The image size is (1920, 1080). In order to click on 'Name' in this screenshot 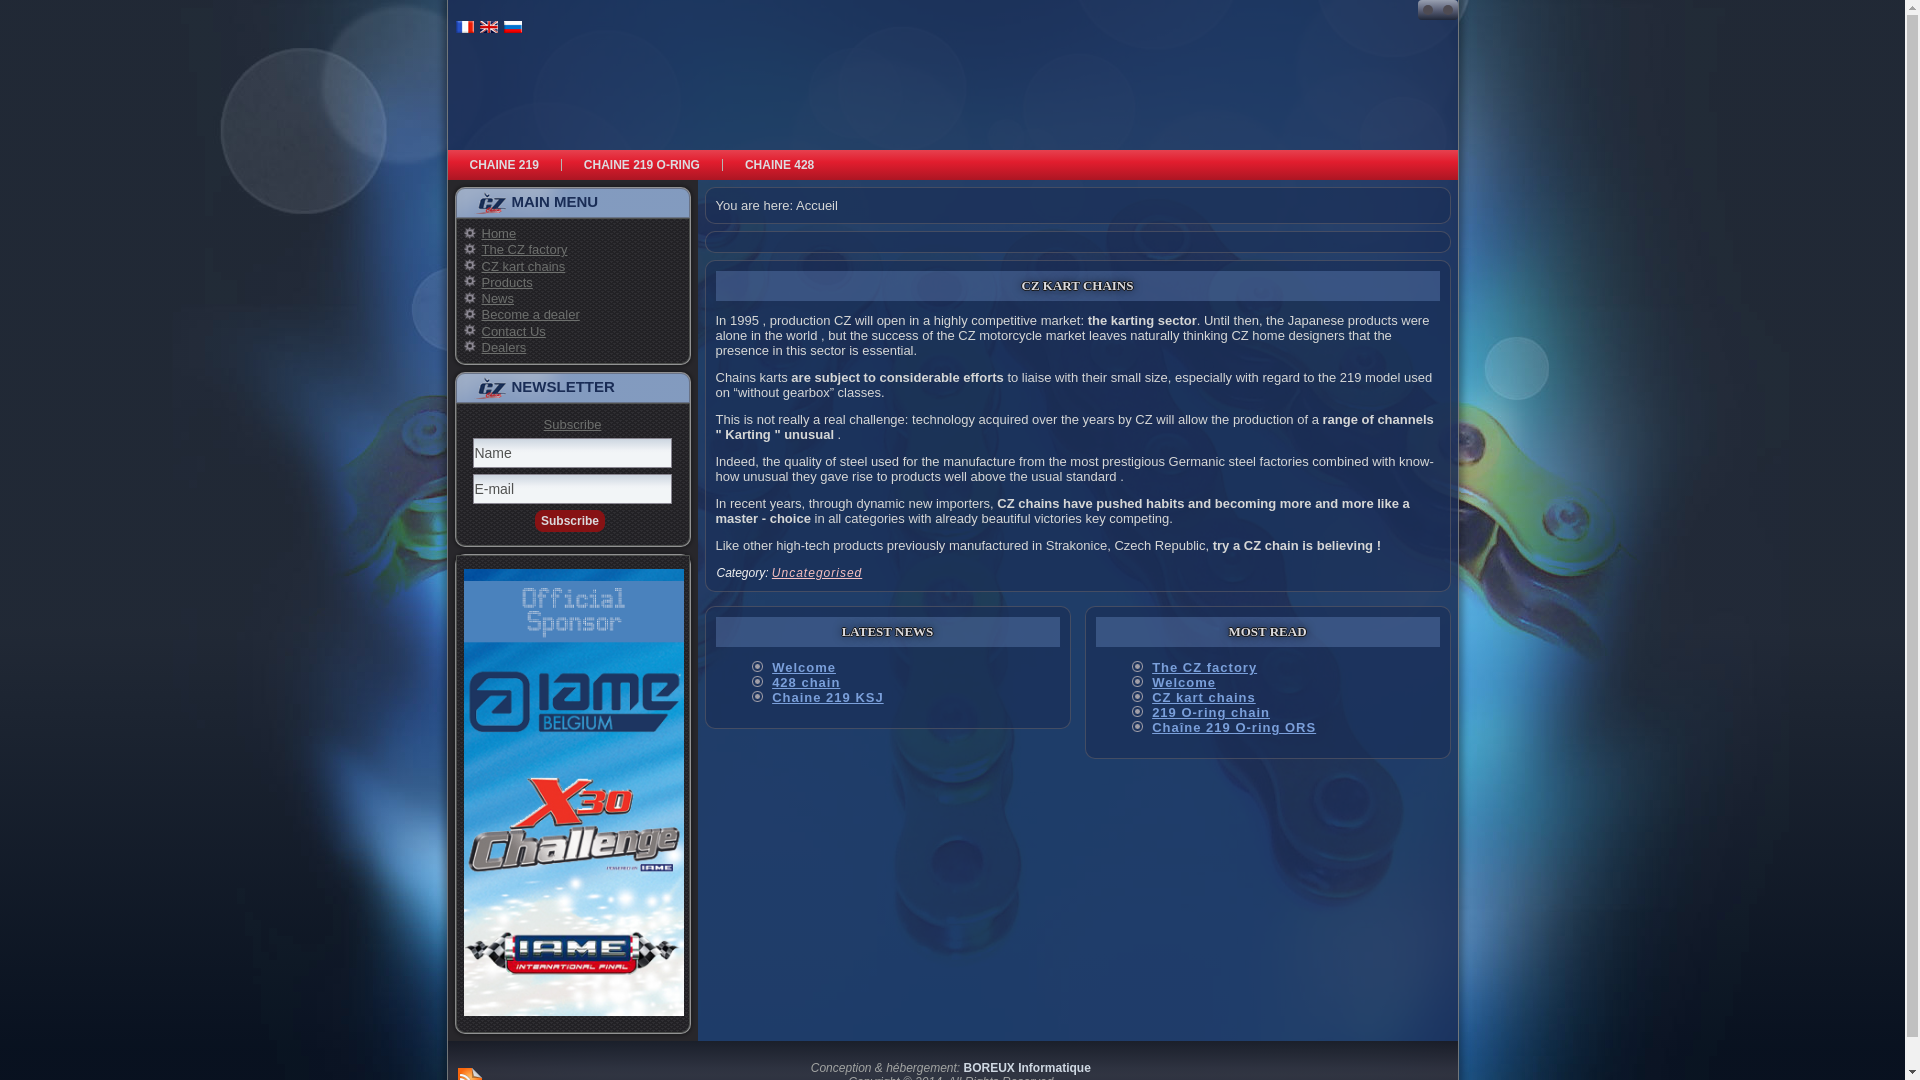, I will do `click(570, 452)`.